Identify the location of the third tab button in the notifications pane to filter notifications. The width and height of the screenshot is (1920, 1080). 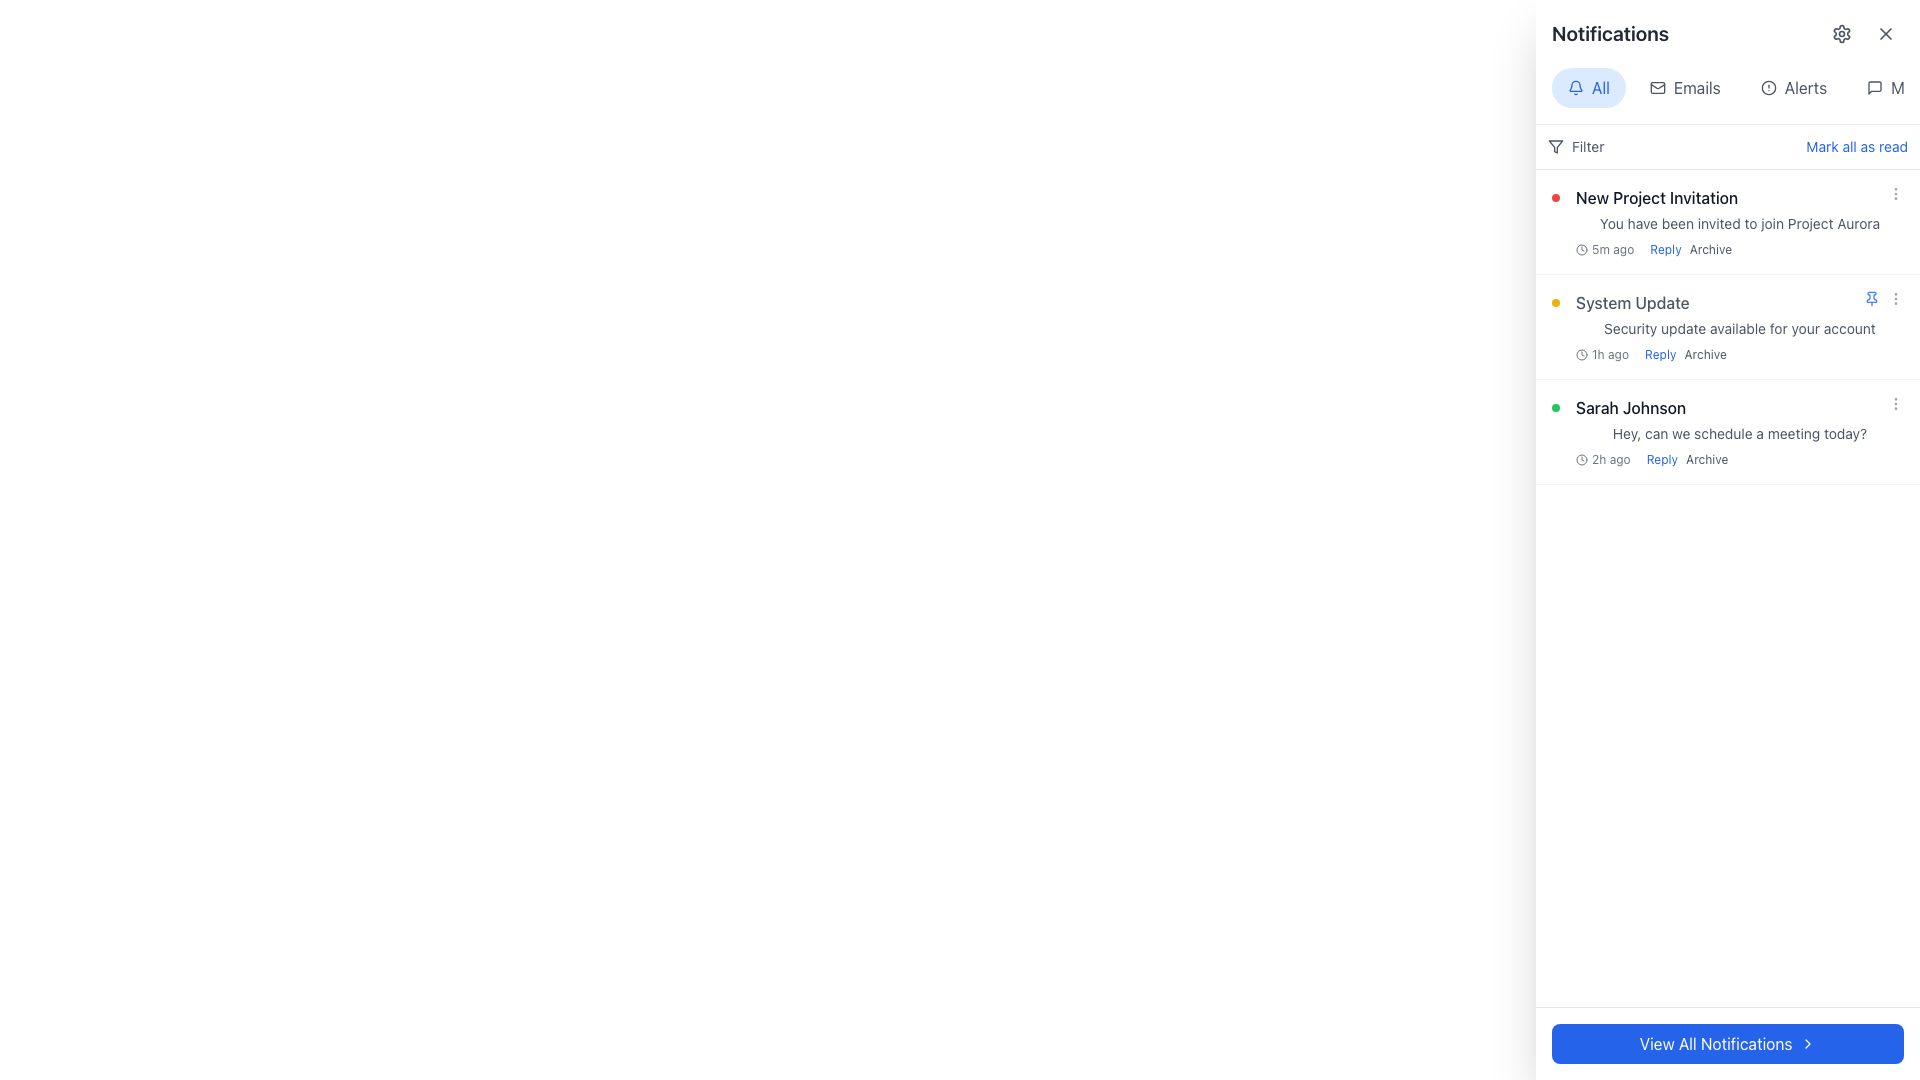
(1793, 87).